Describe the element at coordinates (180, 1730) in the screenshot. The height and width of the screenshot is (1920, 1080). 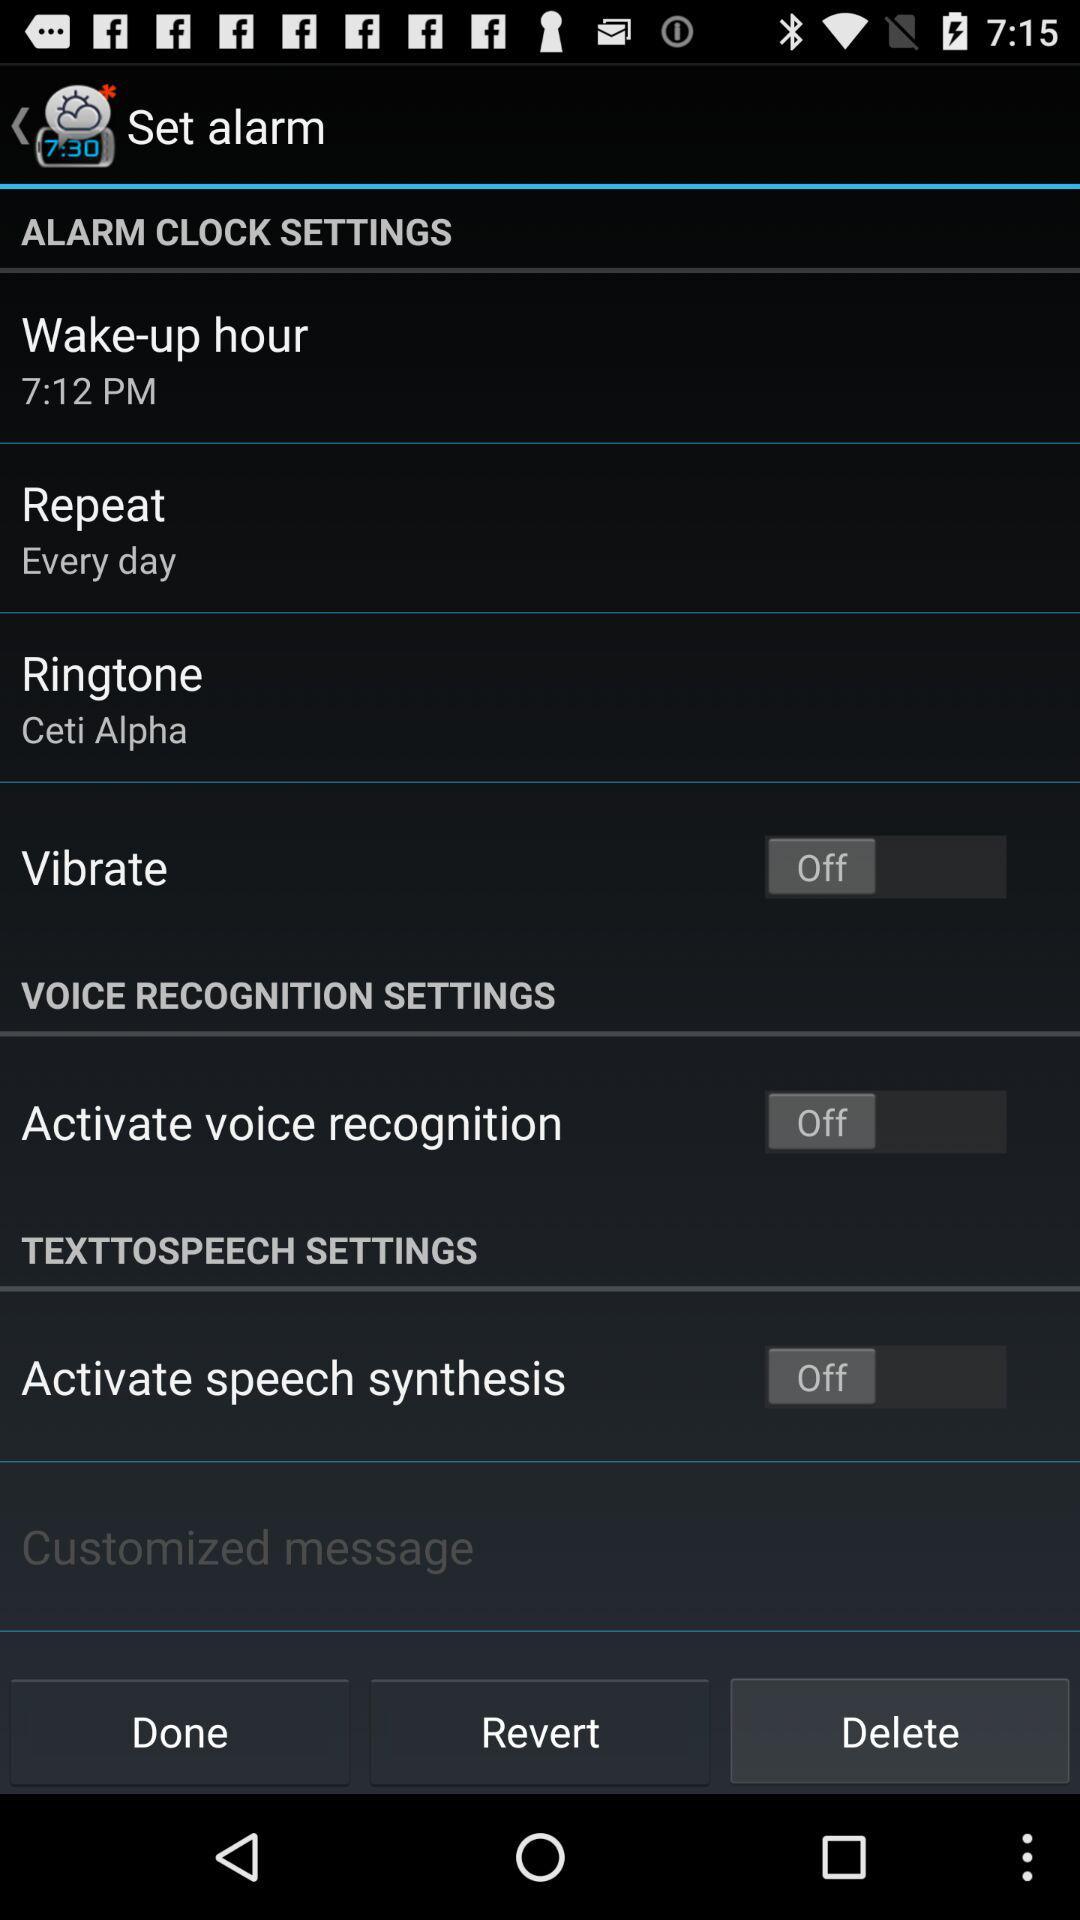
I see `done` at that location.